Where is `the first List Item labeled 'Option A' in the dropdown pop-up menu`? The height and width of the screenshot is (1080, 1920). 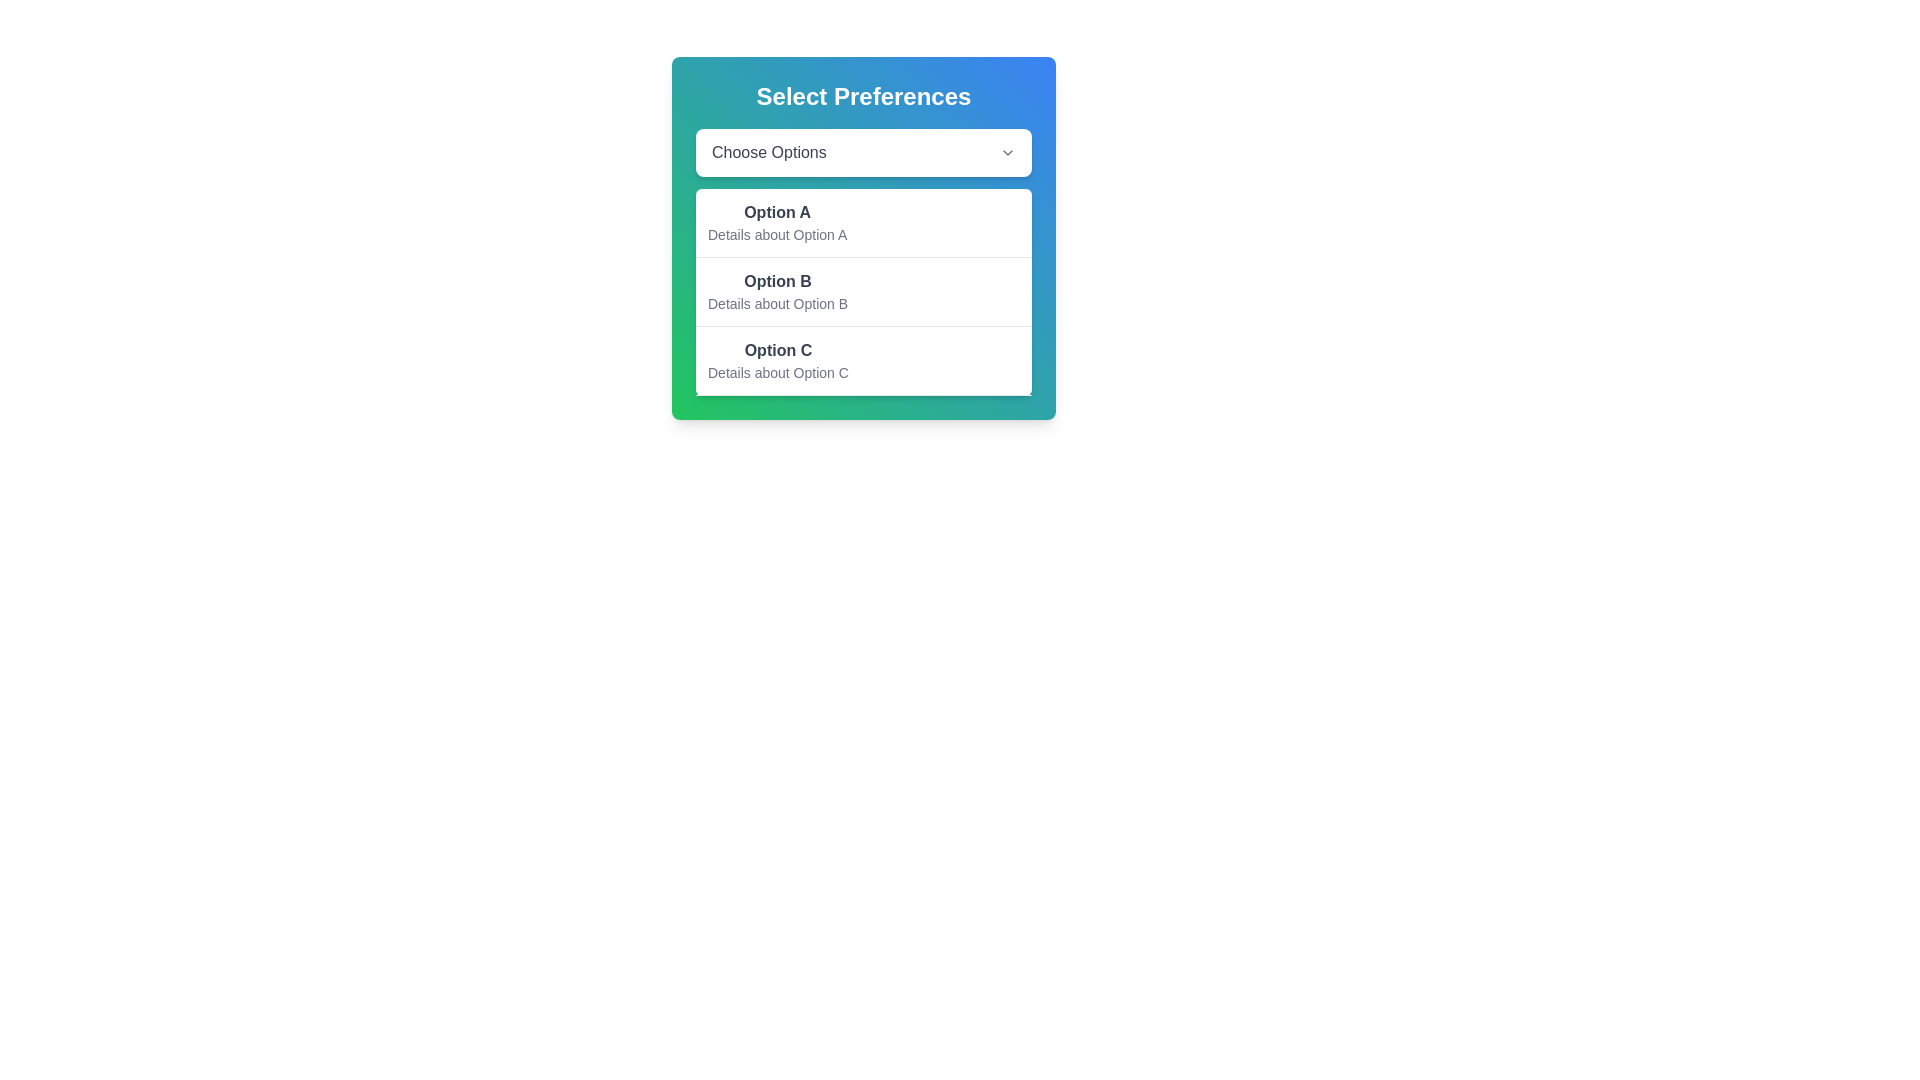 the first List Item labeled 'Option A' in the dropdown pop-up menu is located at coordinates (776, 223).